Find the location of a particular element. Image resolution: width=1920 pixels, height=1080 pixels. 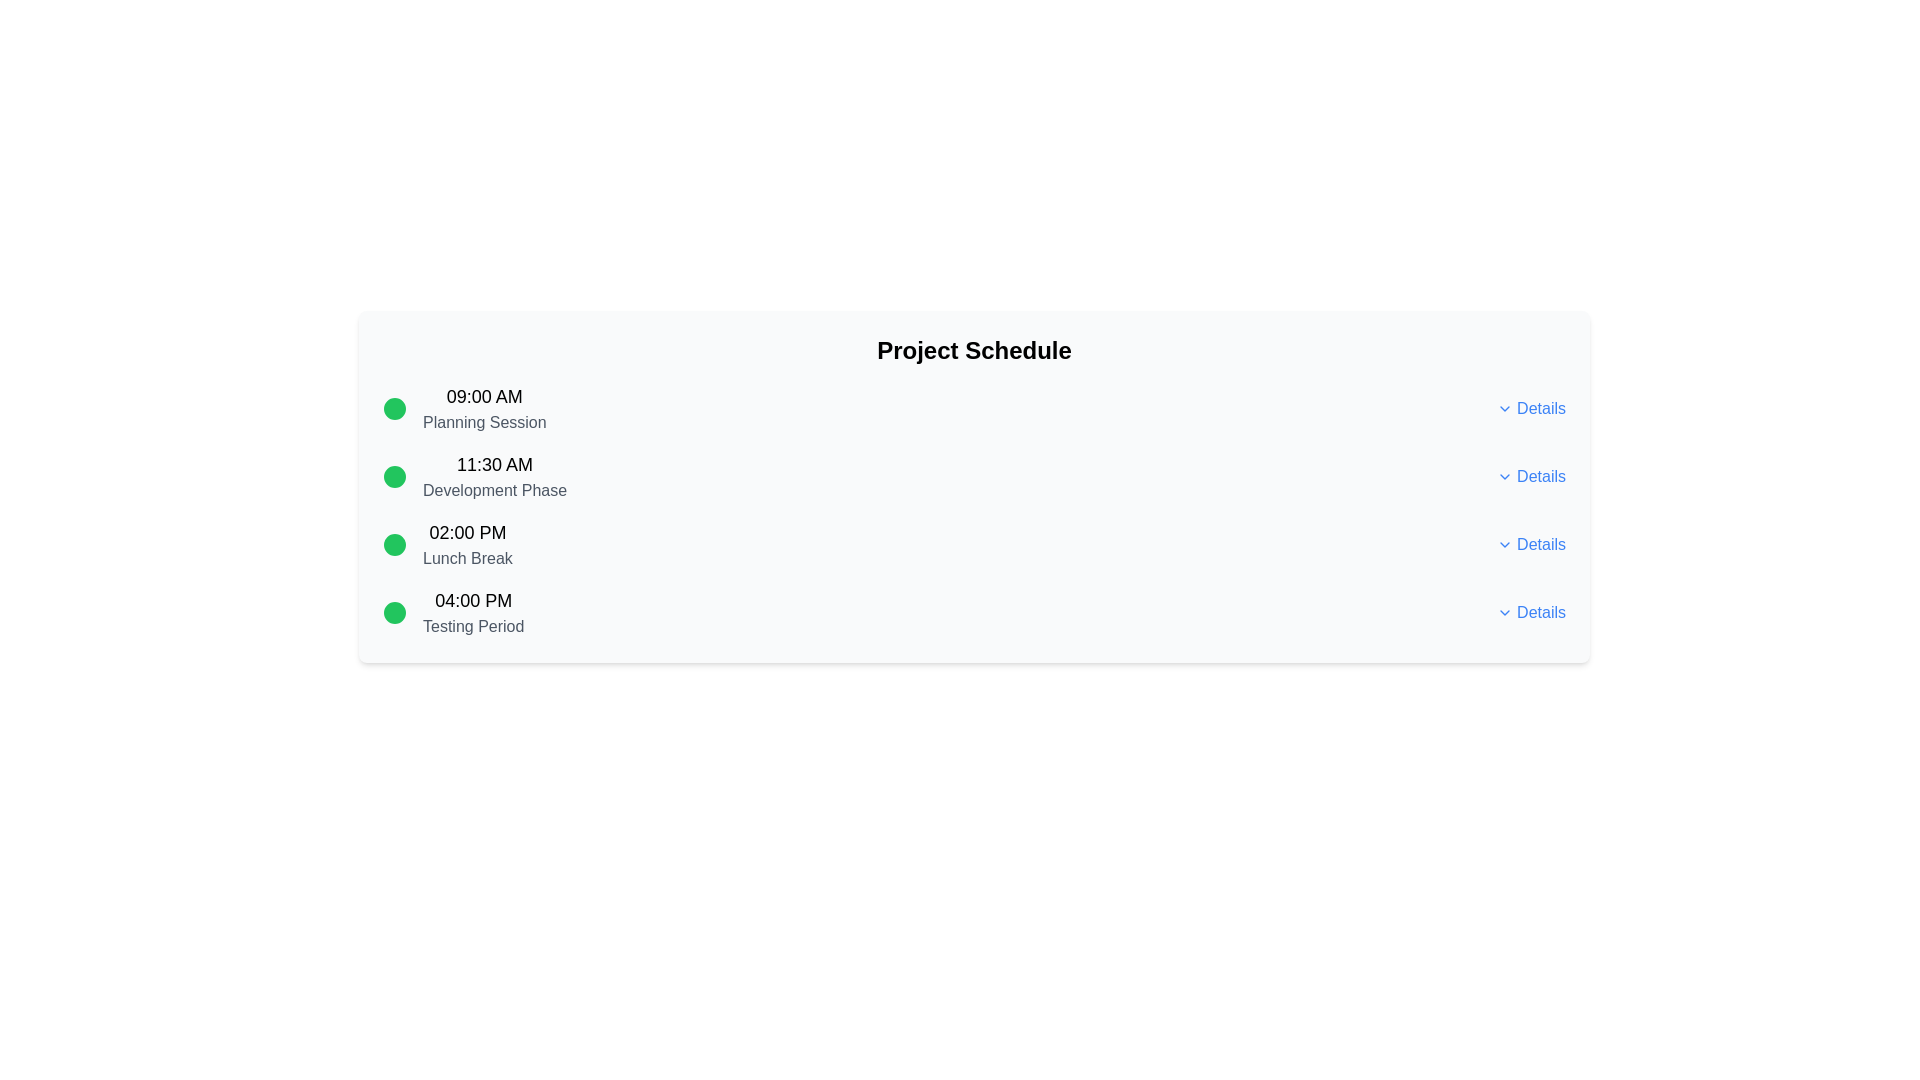

the text block displaying '04:00 PM' and 'Testing Period' in the 'Project Schedule' section, which is the fourth item in the list is located at coordinates (472, 612).